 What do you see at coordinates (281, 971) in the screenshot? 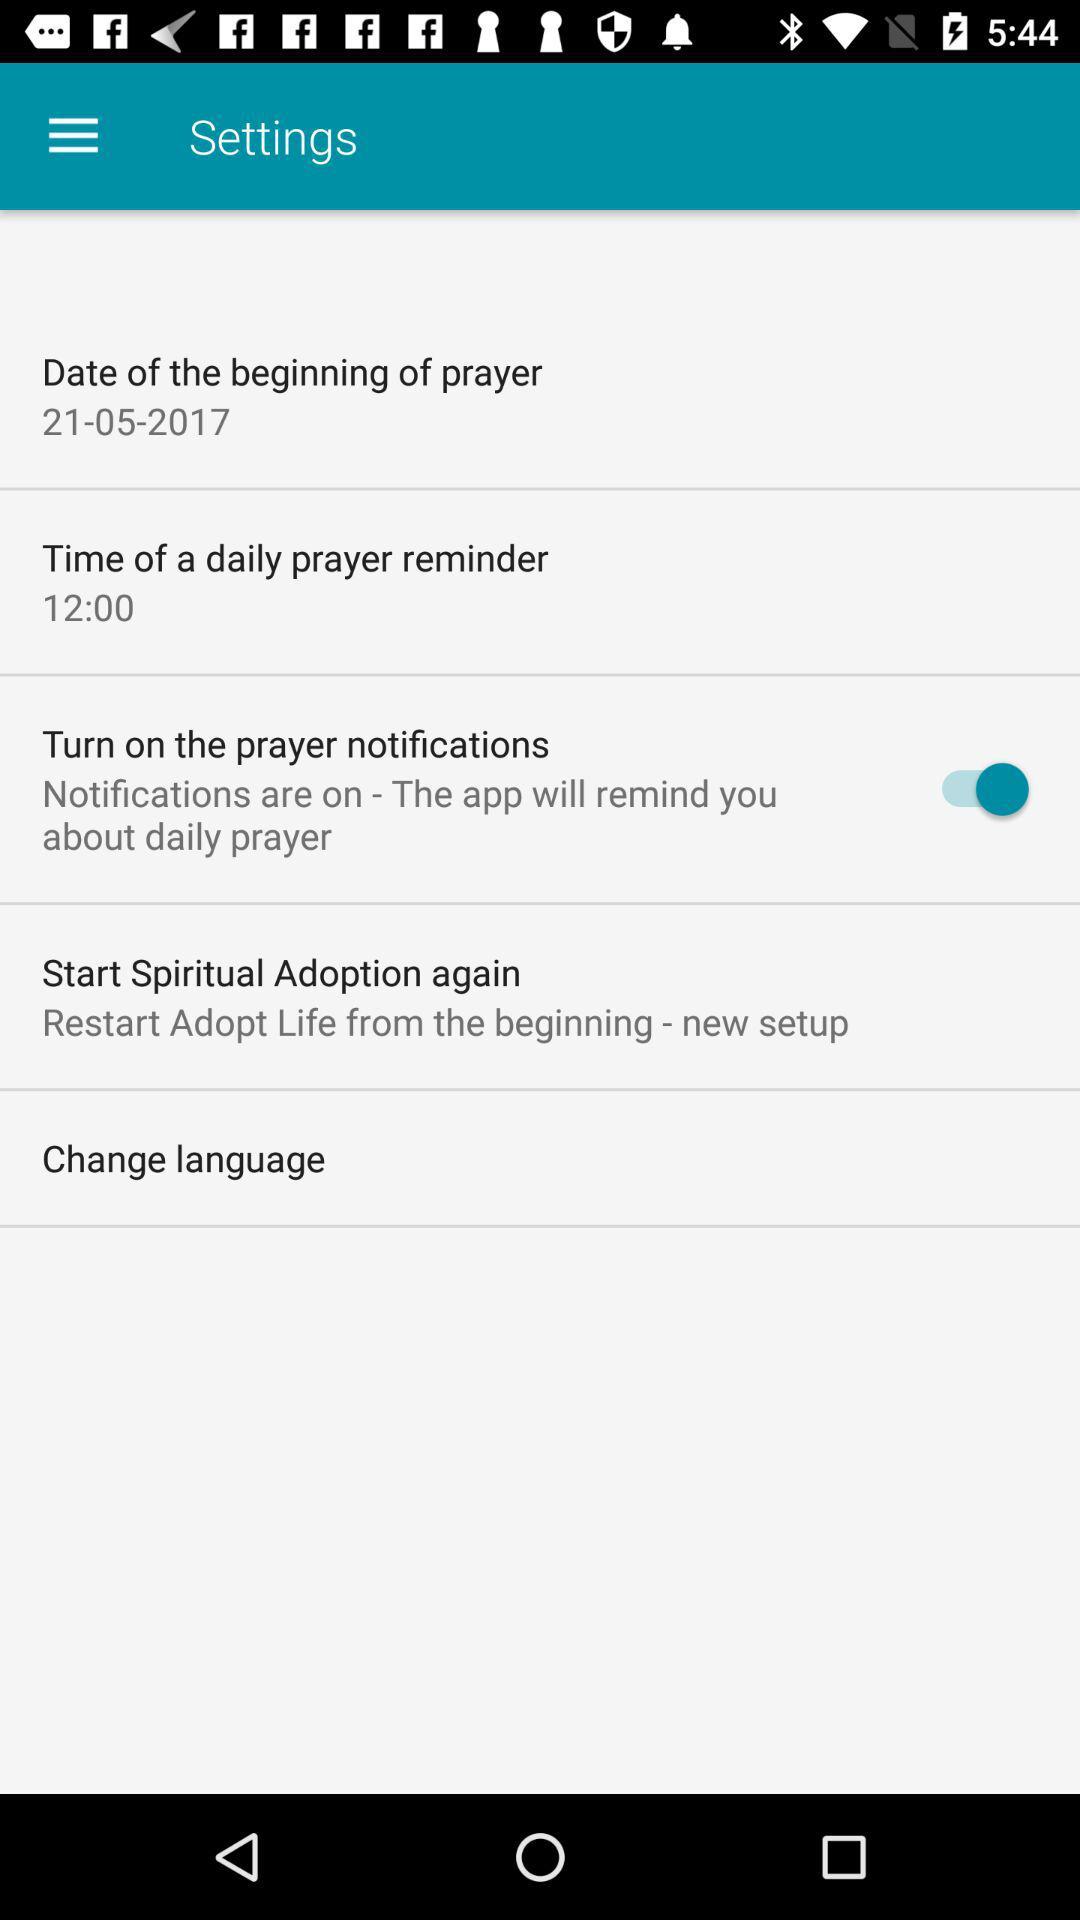
I see `item above the restart adopt life item` at bounding box center [281, 971].